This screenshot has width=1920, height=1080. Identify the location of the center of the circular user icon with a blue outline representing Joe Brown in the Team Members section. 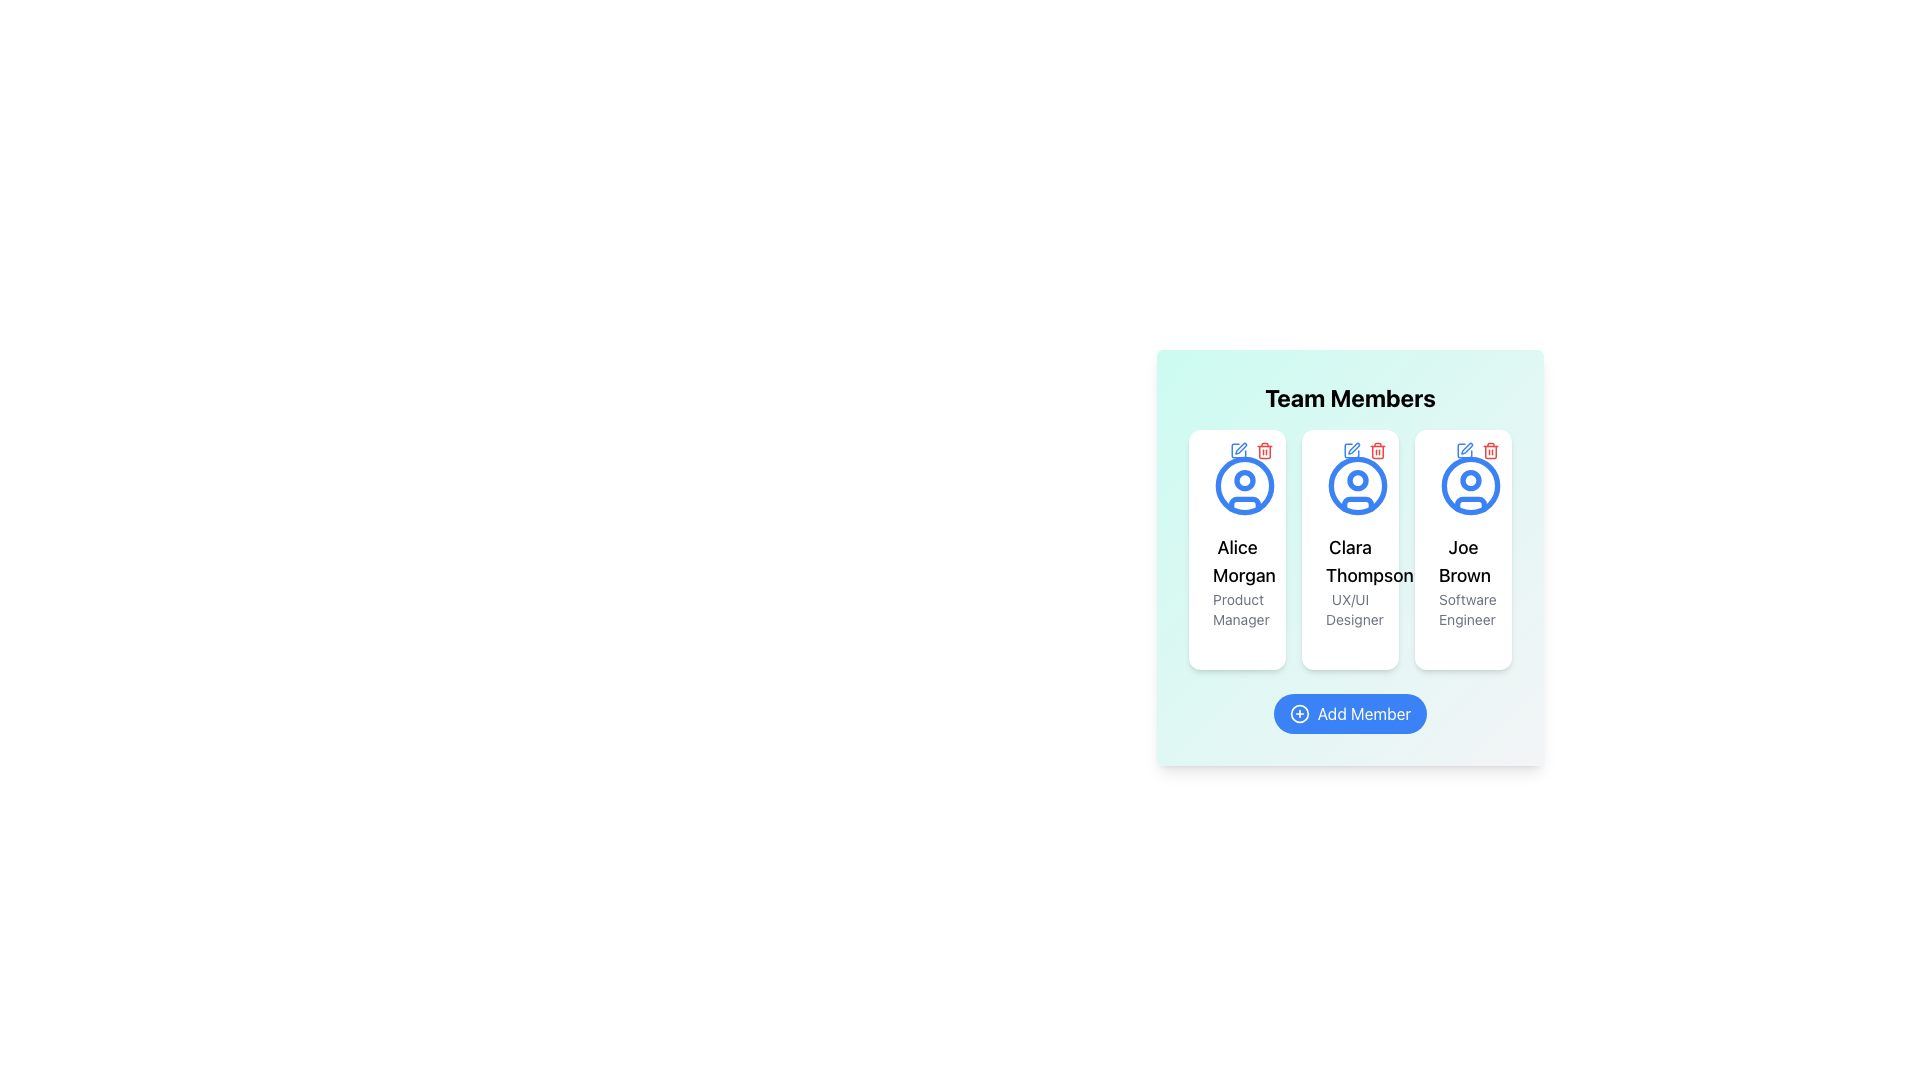
(1470, 486).